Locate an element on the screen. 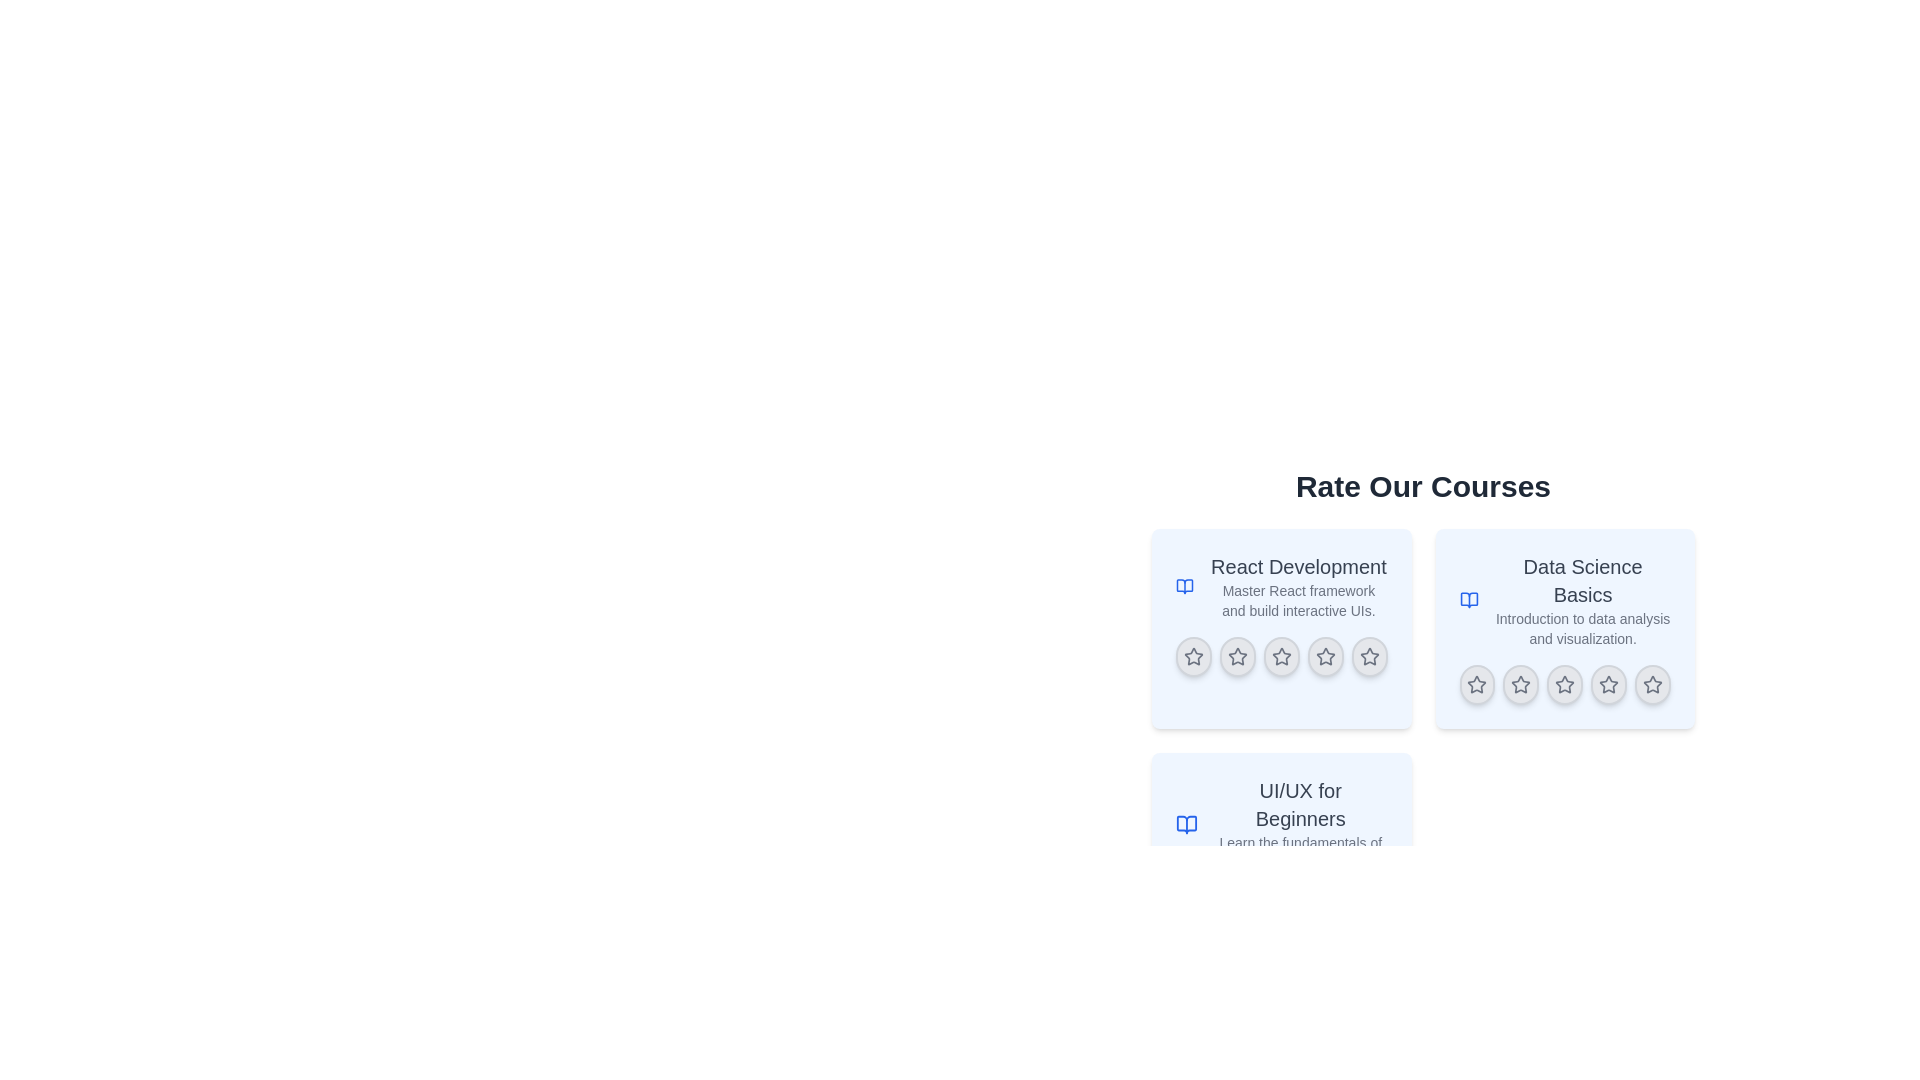 The image size is (1920, 1080). the open book icon that identifies the 'UI/UX for Beginners' course, positioned to the left of the course title and description is located at coordinates (1186, 825).